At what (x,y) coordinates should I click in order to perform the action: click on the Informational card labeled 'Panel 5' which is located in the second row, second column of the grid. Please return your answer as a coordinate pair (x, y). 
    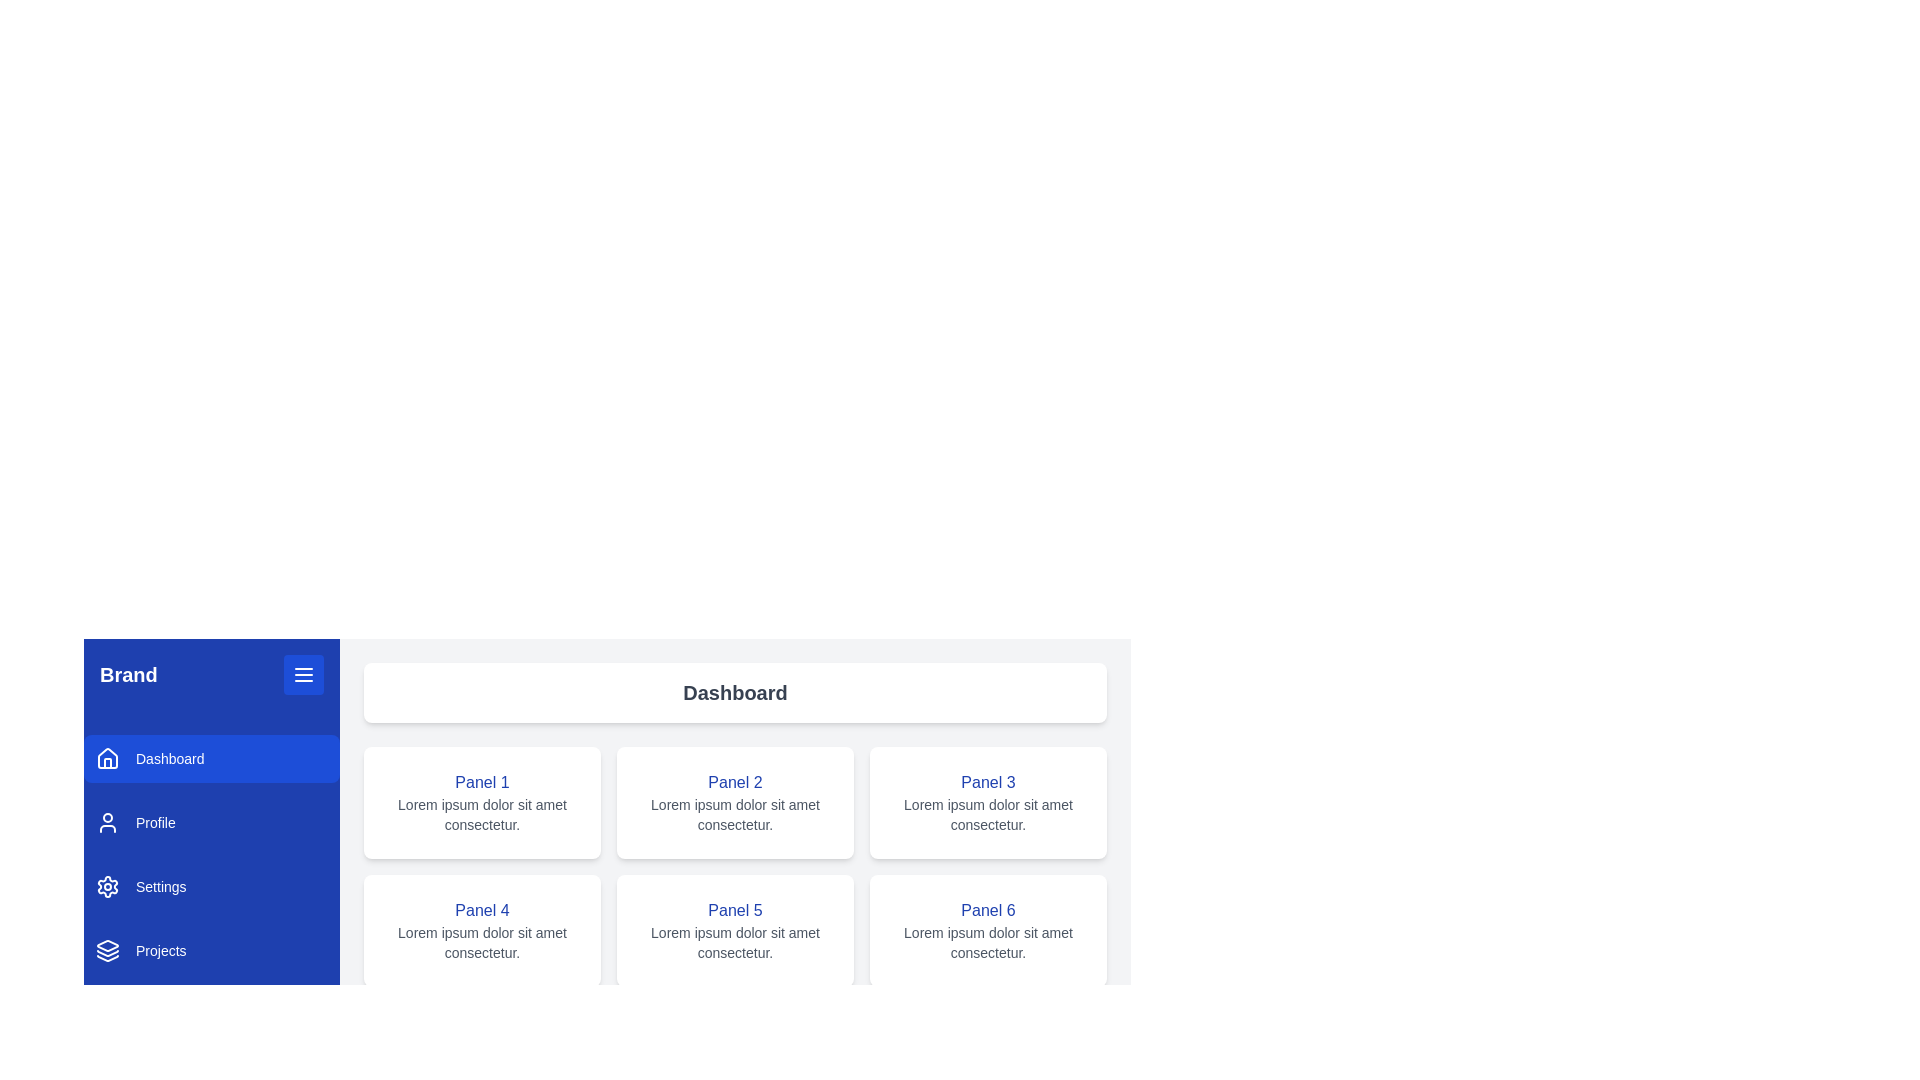
    Looking at the image, I should click on (734, 930).